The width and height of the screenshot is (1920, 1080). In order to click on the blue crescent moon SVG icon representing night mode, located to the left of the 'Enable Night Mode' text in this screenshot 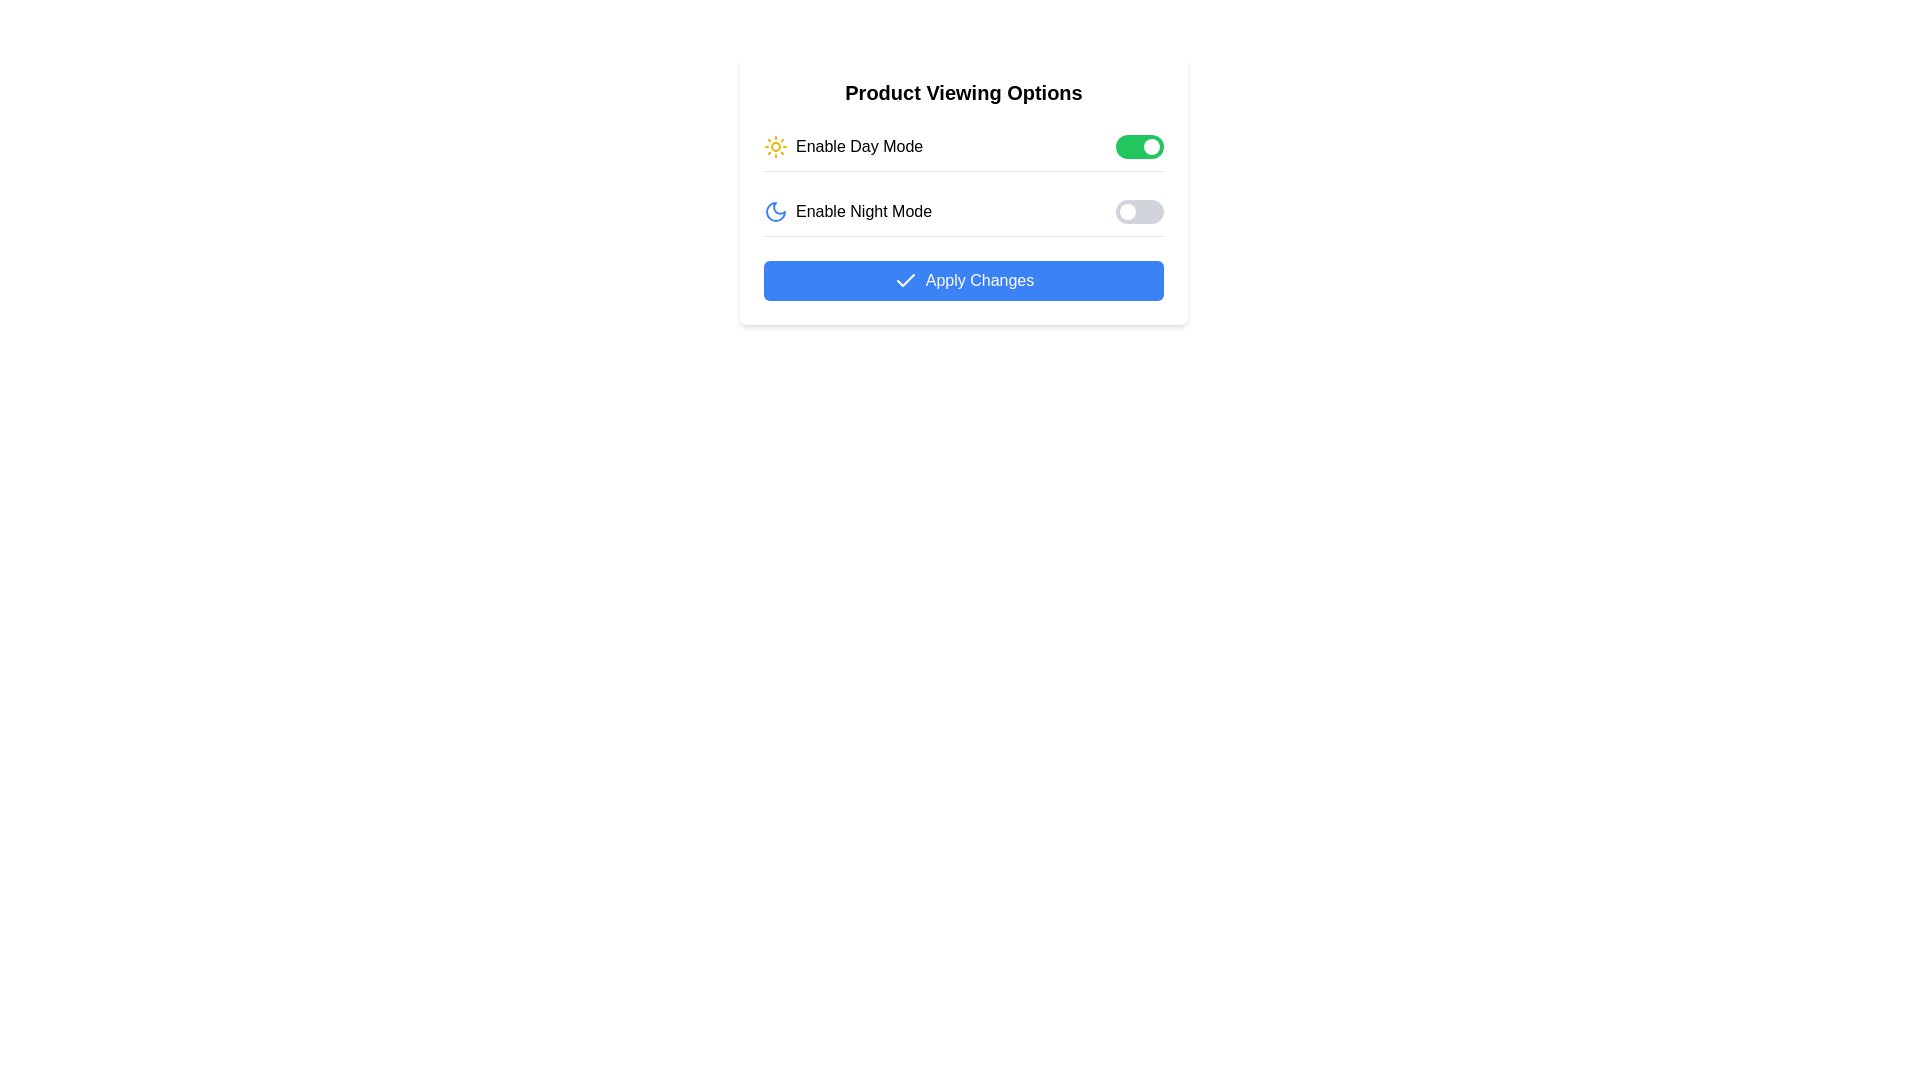, I will do `click(775, 212)`.